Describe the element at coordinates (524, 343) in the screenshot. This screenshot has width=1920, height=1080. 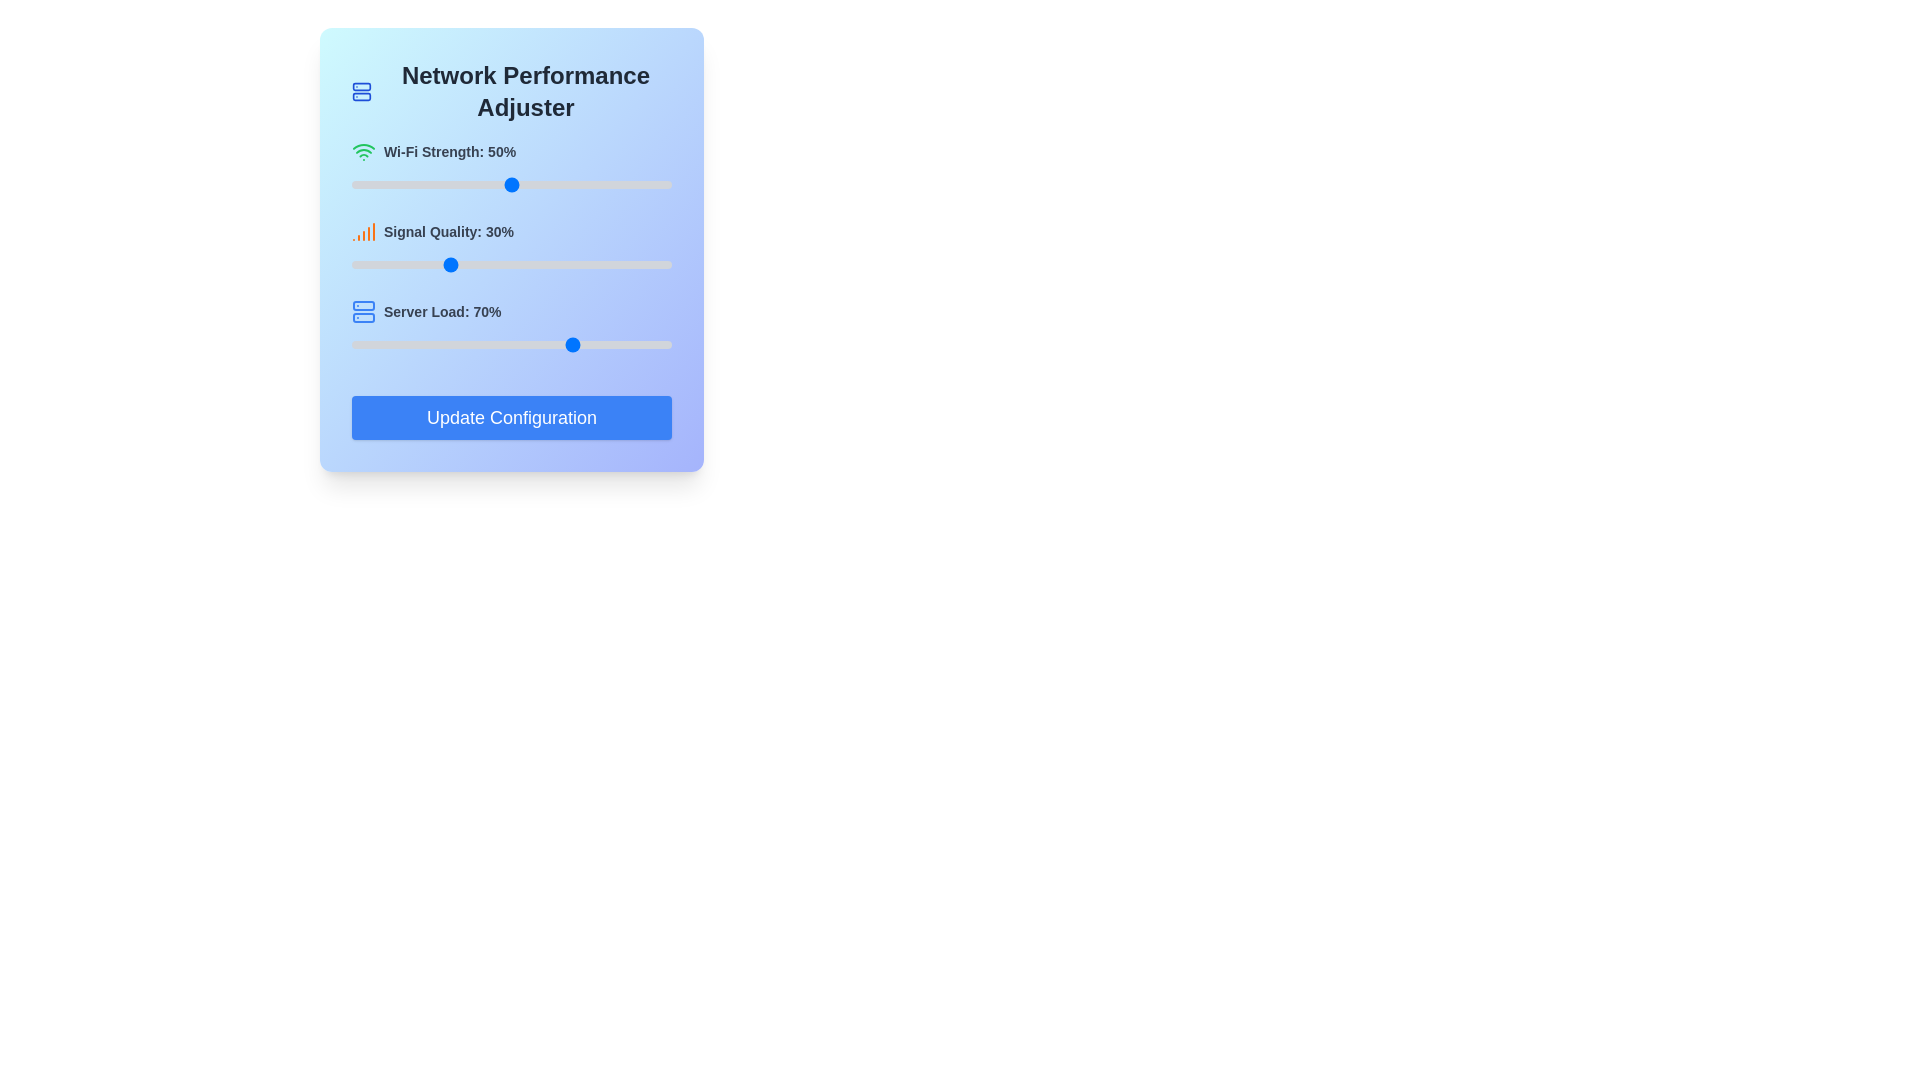
I see `the Server Load slider` at that location.